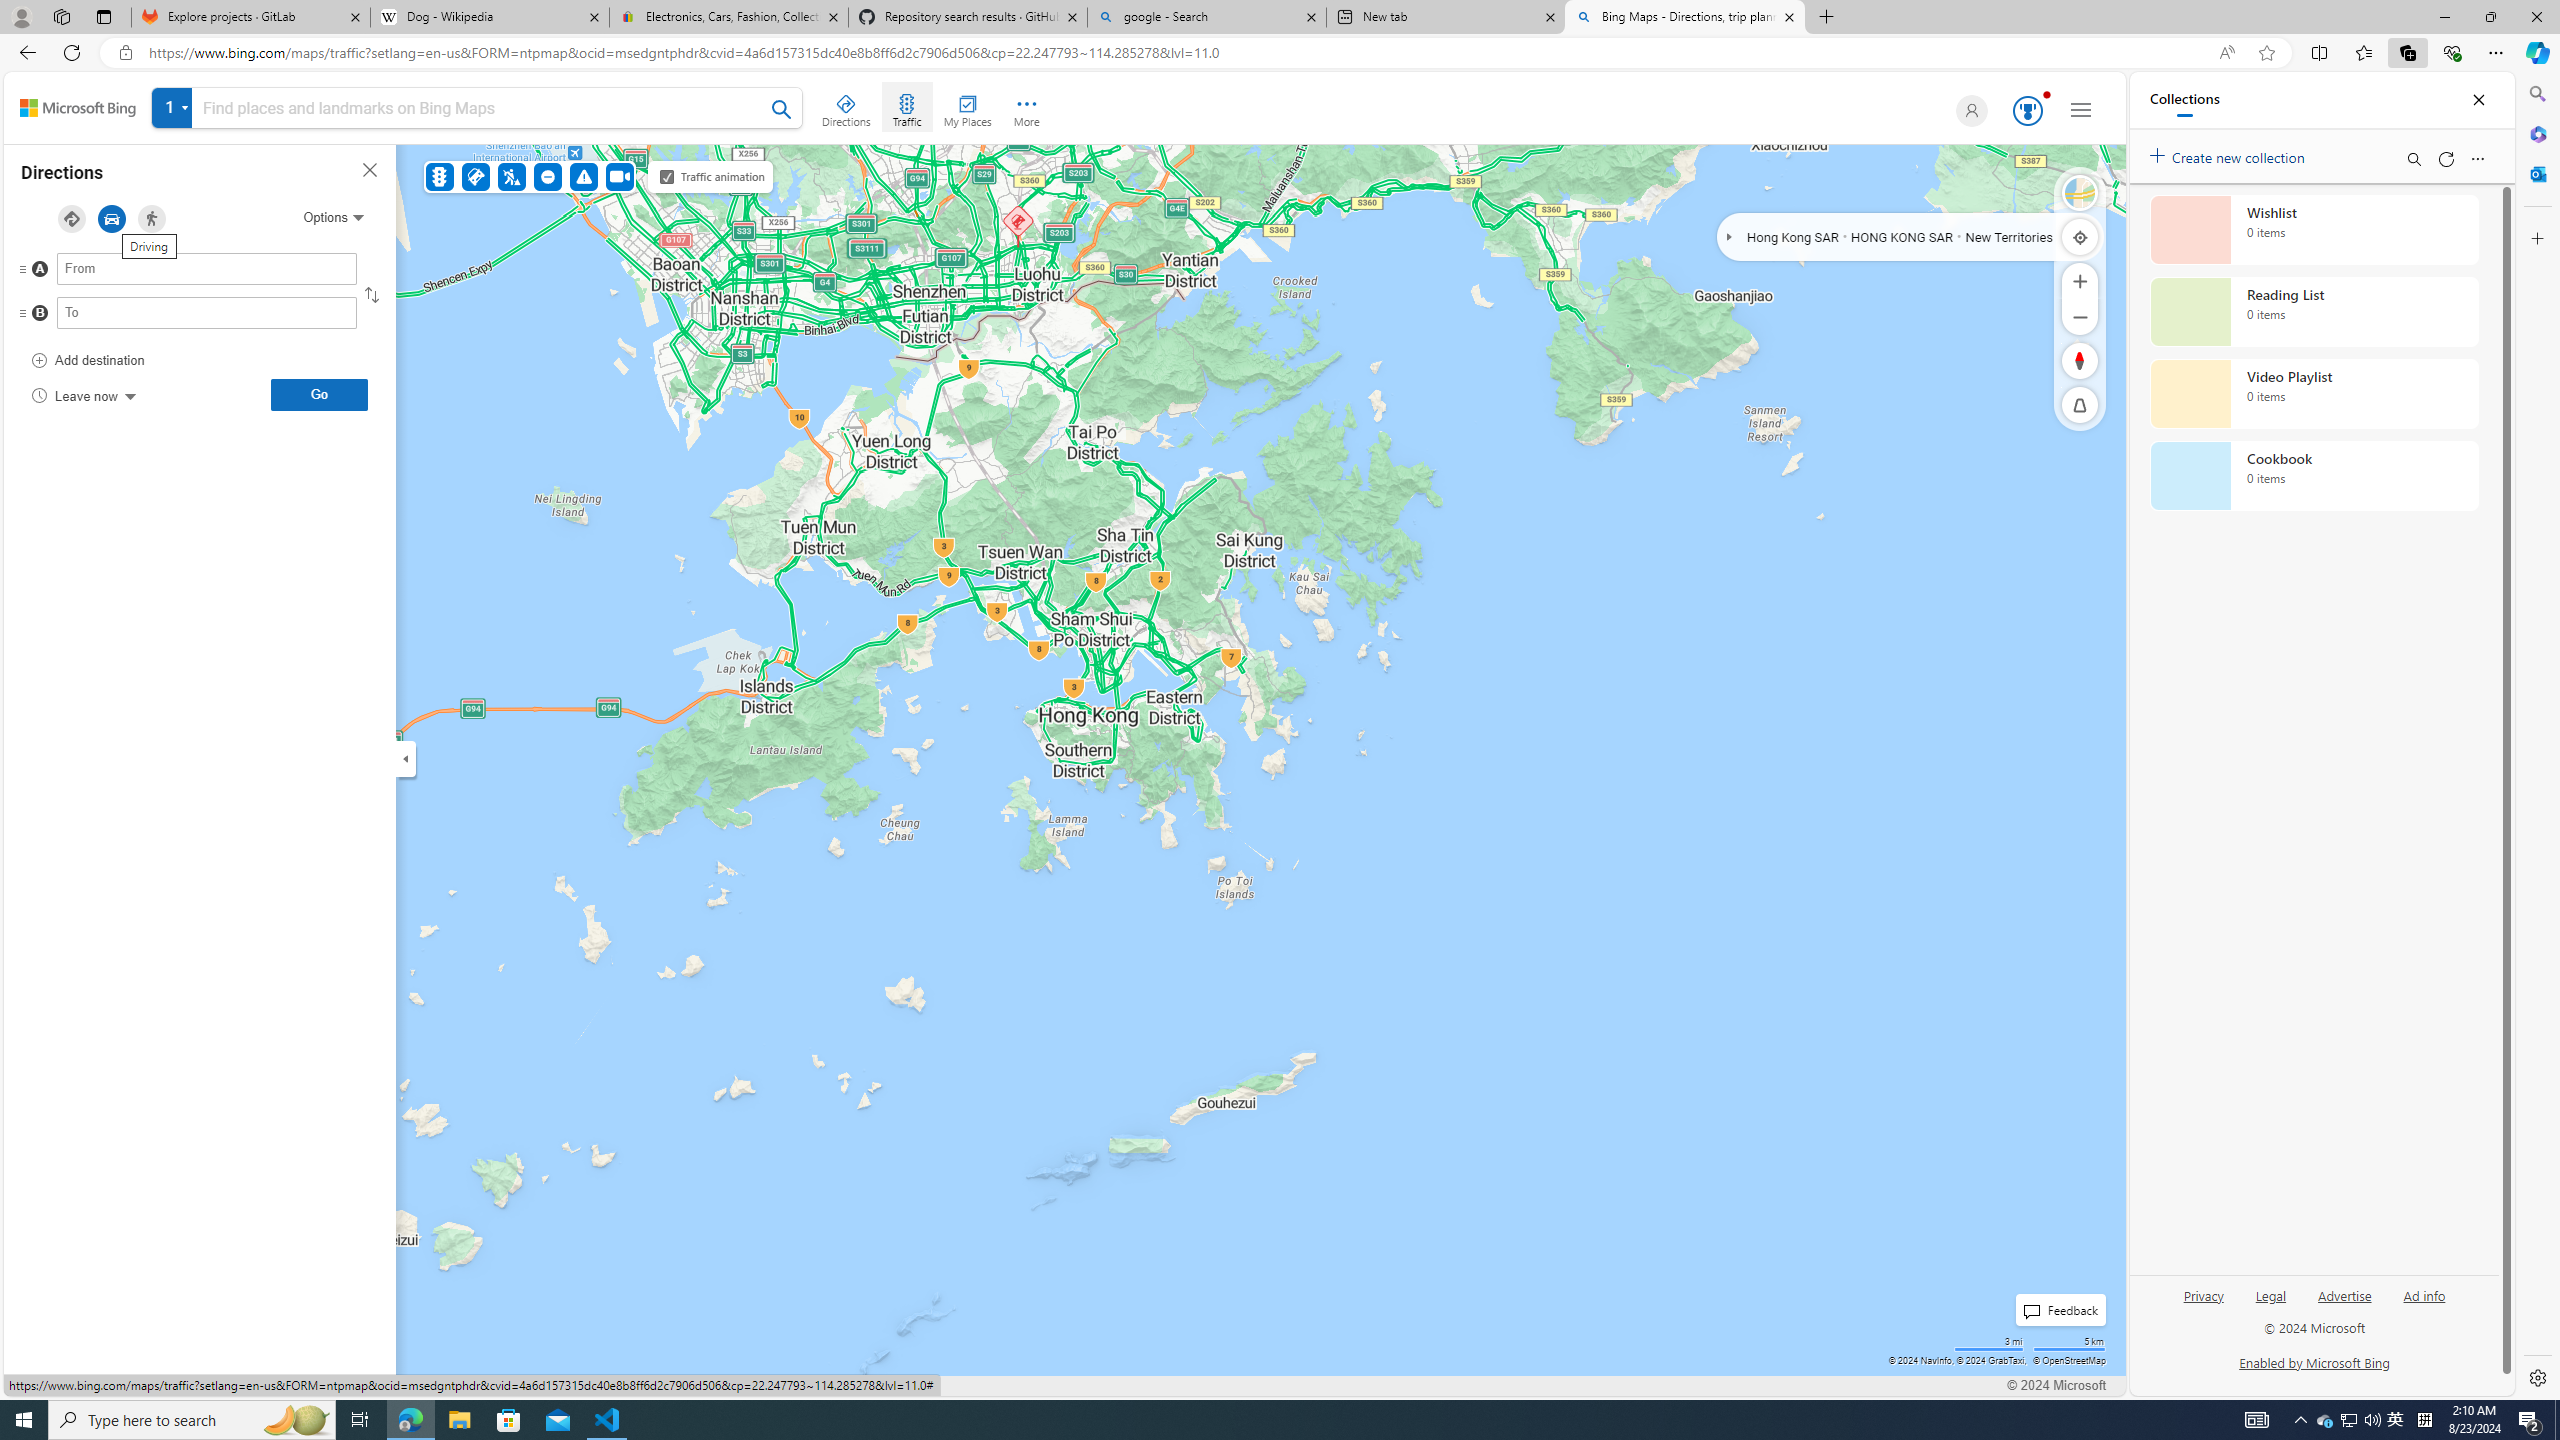 The image size is (2560, 1440). Describe the element at coordinates (2314, 392) in the screenshot. I see `'Video Playlist collection, 0 items'` at that location.